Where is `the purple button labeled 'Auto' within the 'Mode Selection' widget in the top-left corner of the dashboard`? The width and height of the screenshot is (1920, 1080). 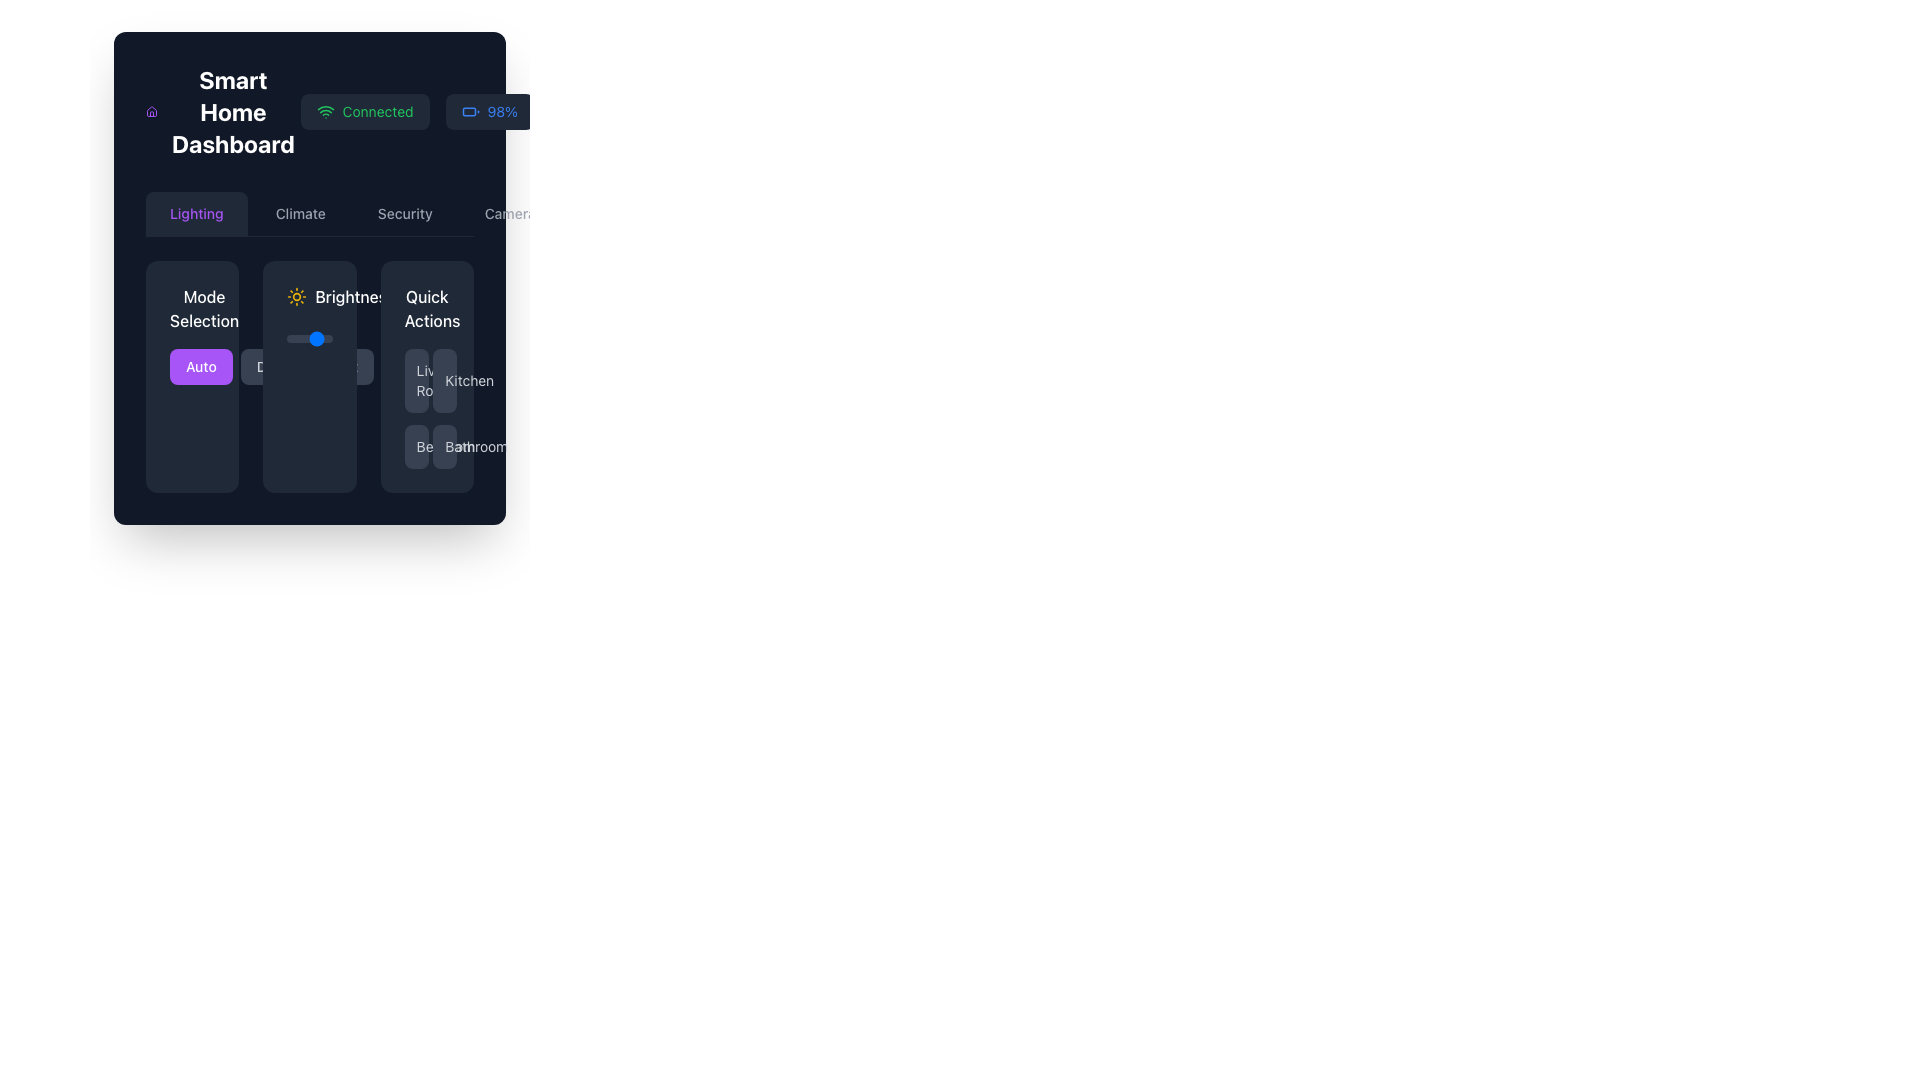
the purple button labeled 'Auto' within the 'Mode Selection' widget in the top-left corner of the dashboard is located at coordinates (192, 377).